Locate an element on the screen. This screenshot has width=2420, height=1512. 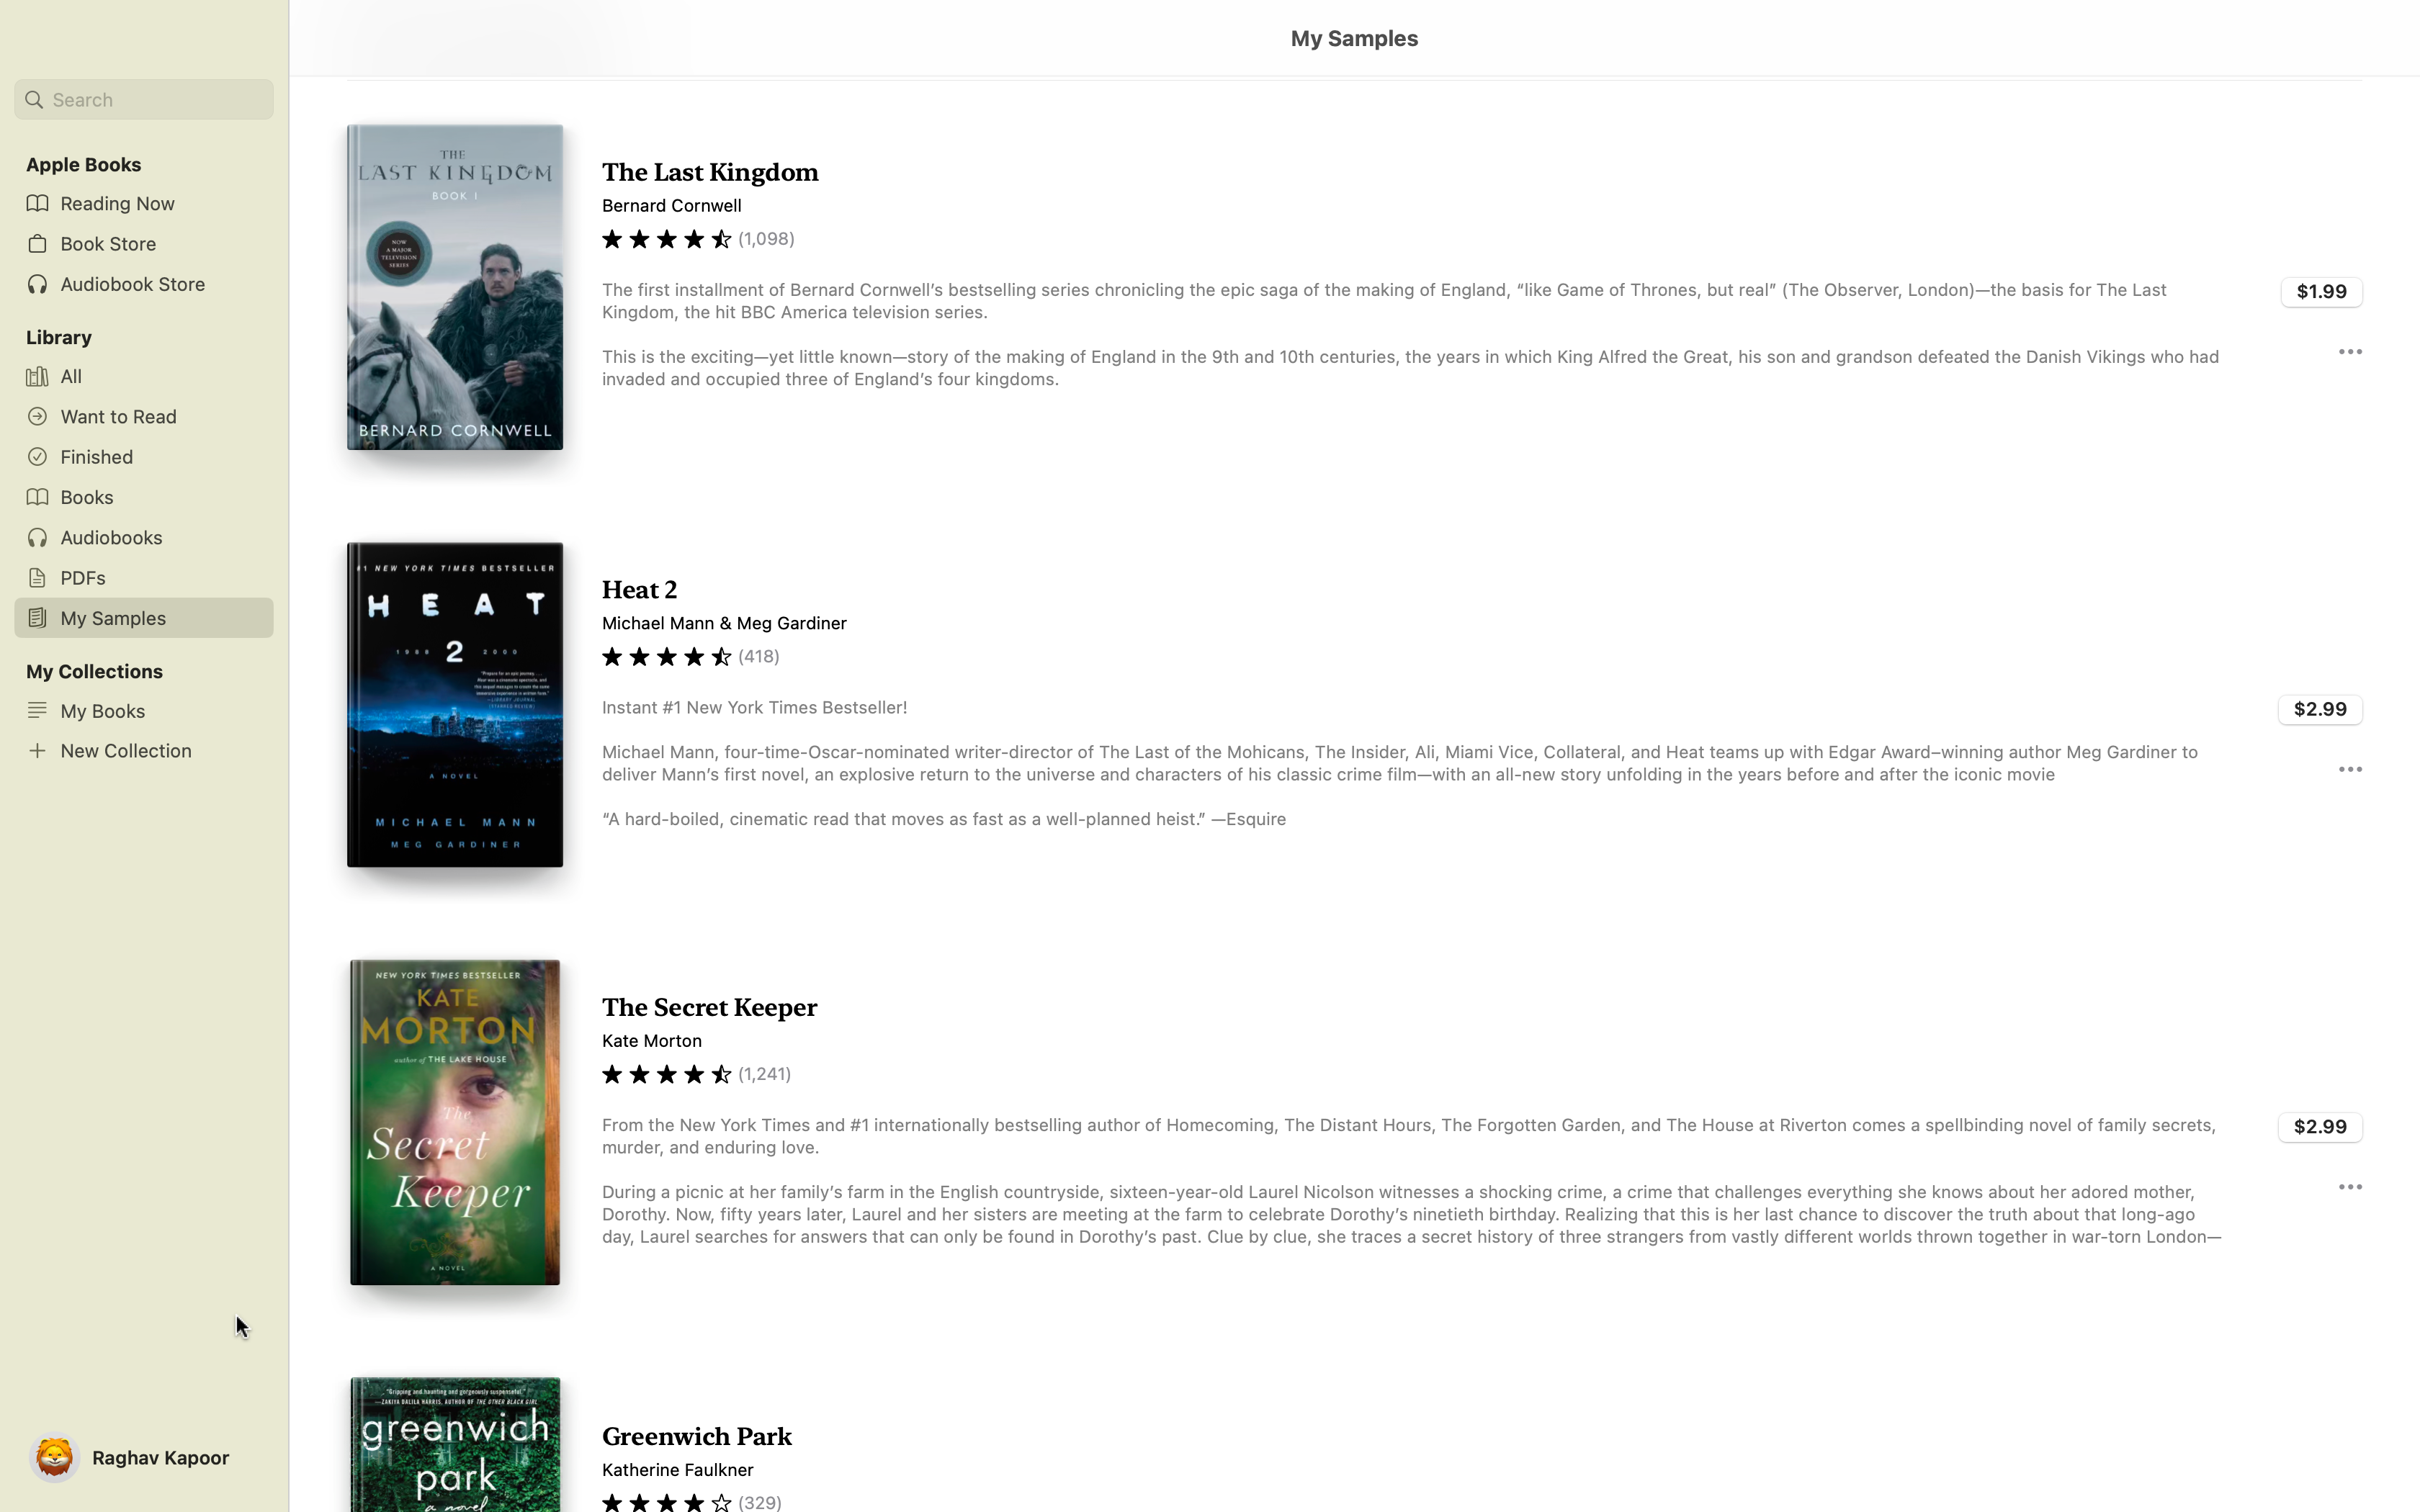
the function of viewing the "Greenwich Park" document is located at coordinates (1353, 1425).